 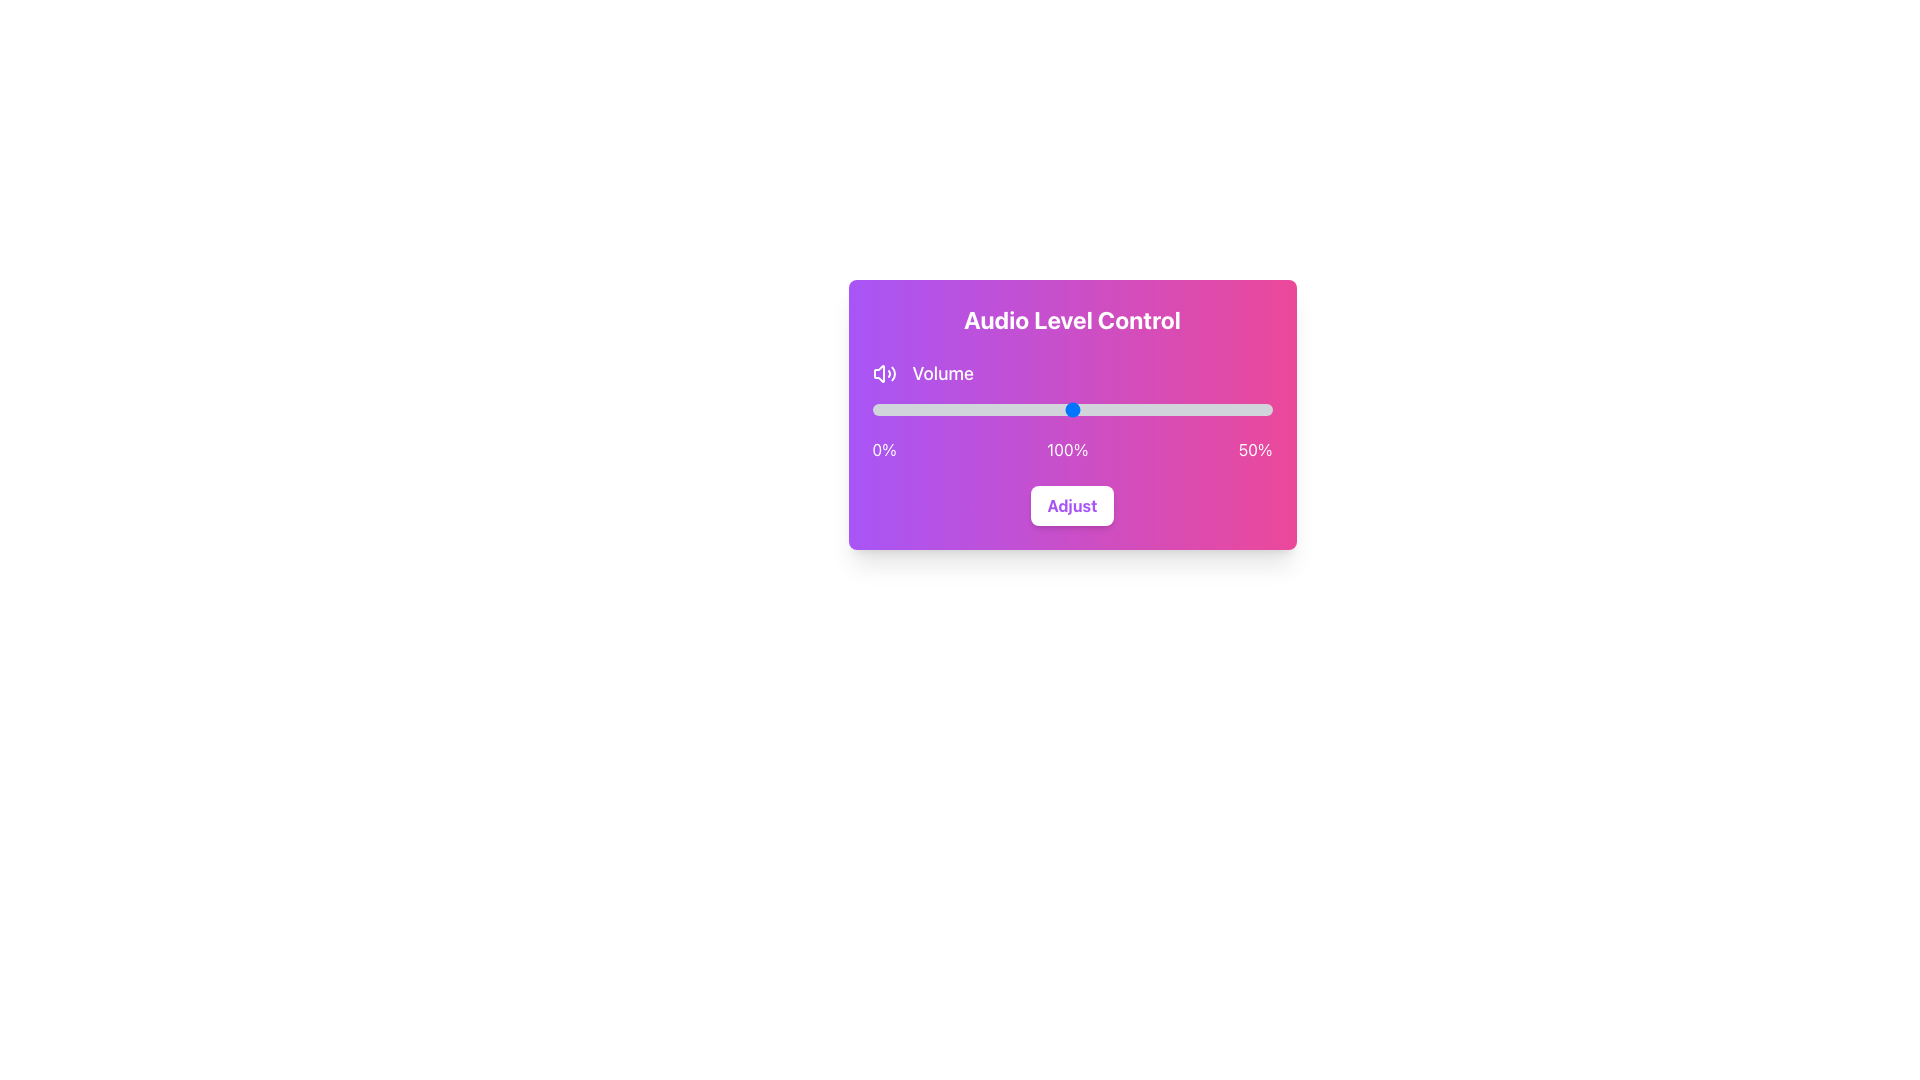 What do you see at coordinates (996, 408) in the screenshot?
I see `the volume` at bounding box center [996, 408].